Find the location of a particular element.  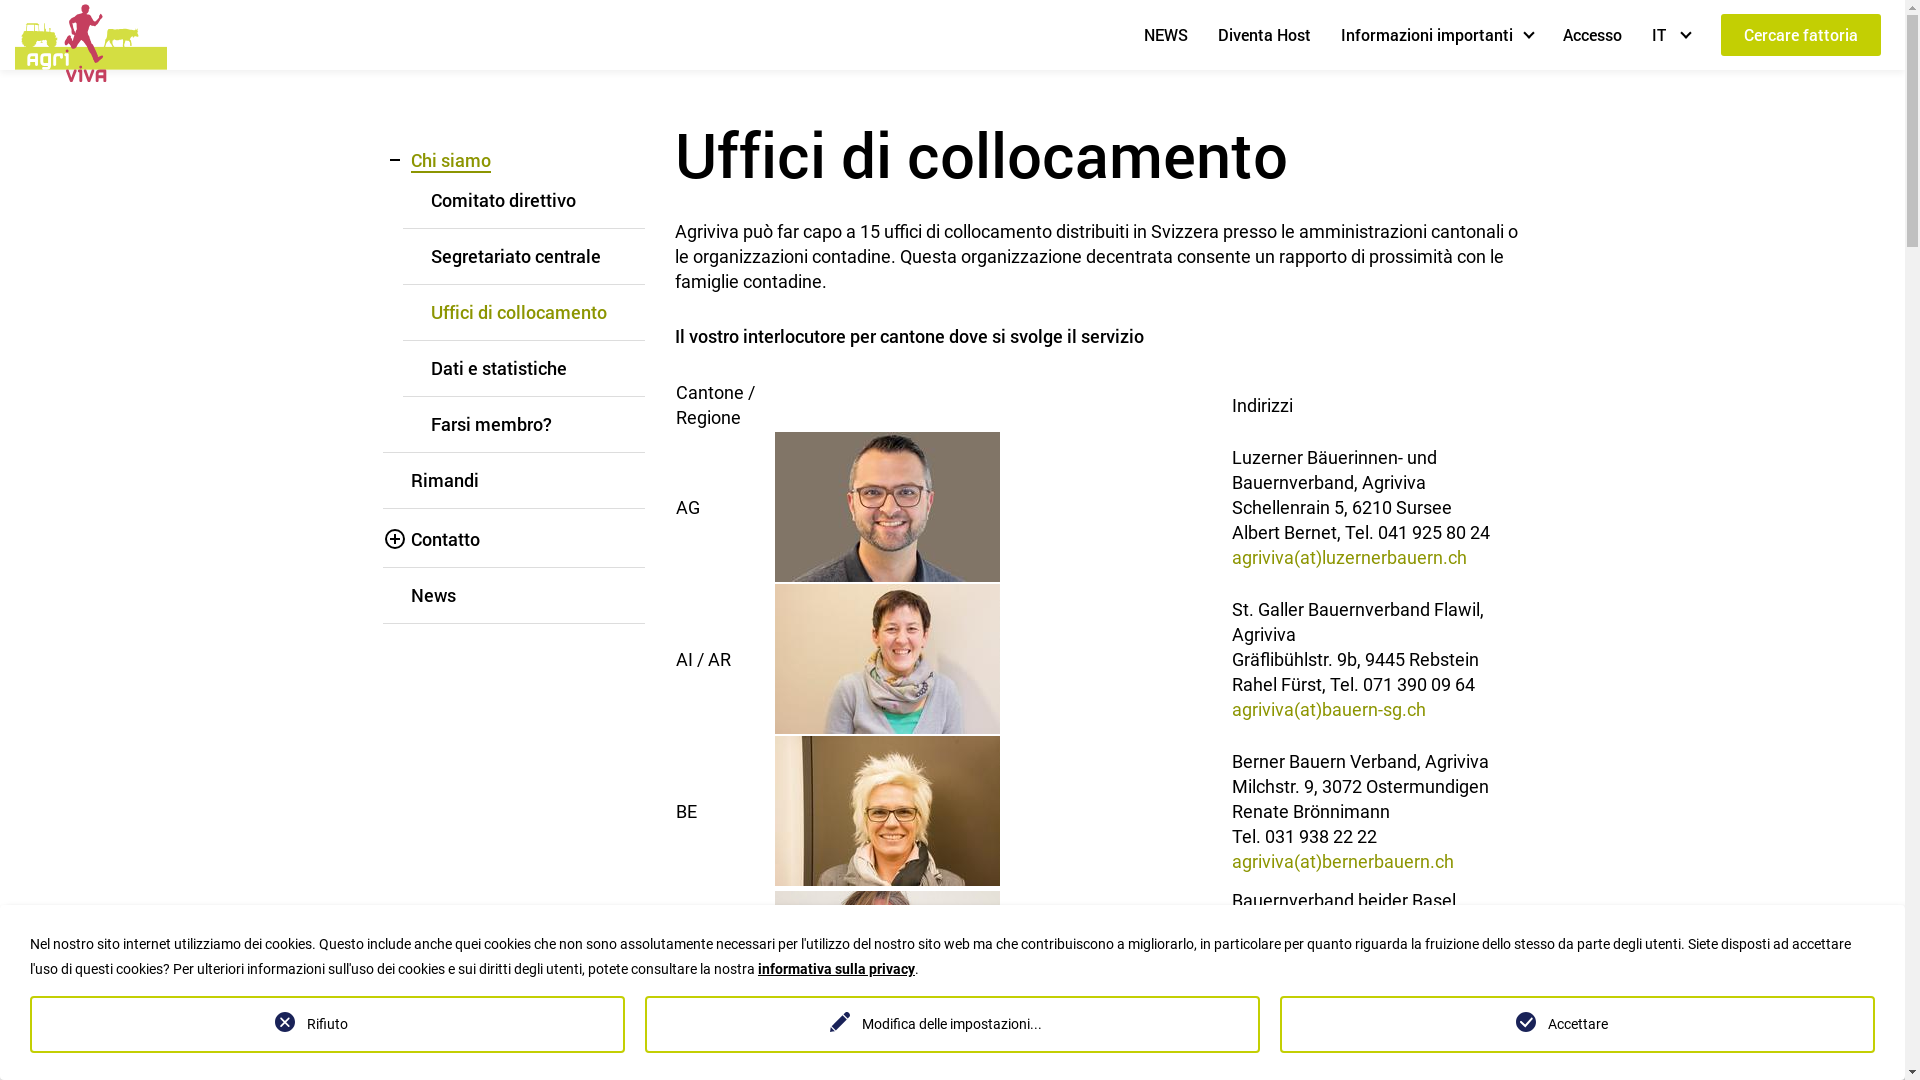

'Rimandi' is located at coordinates (443, 479).